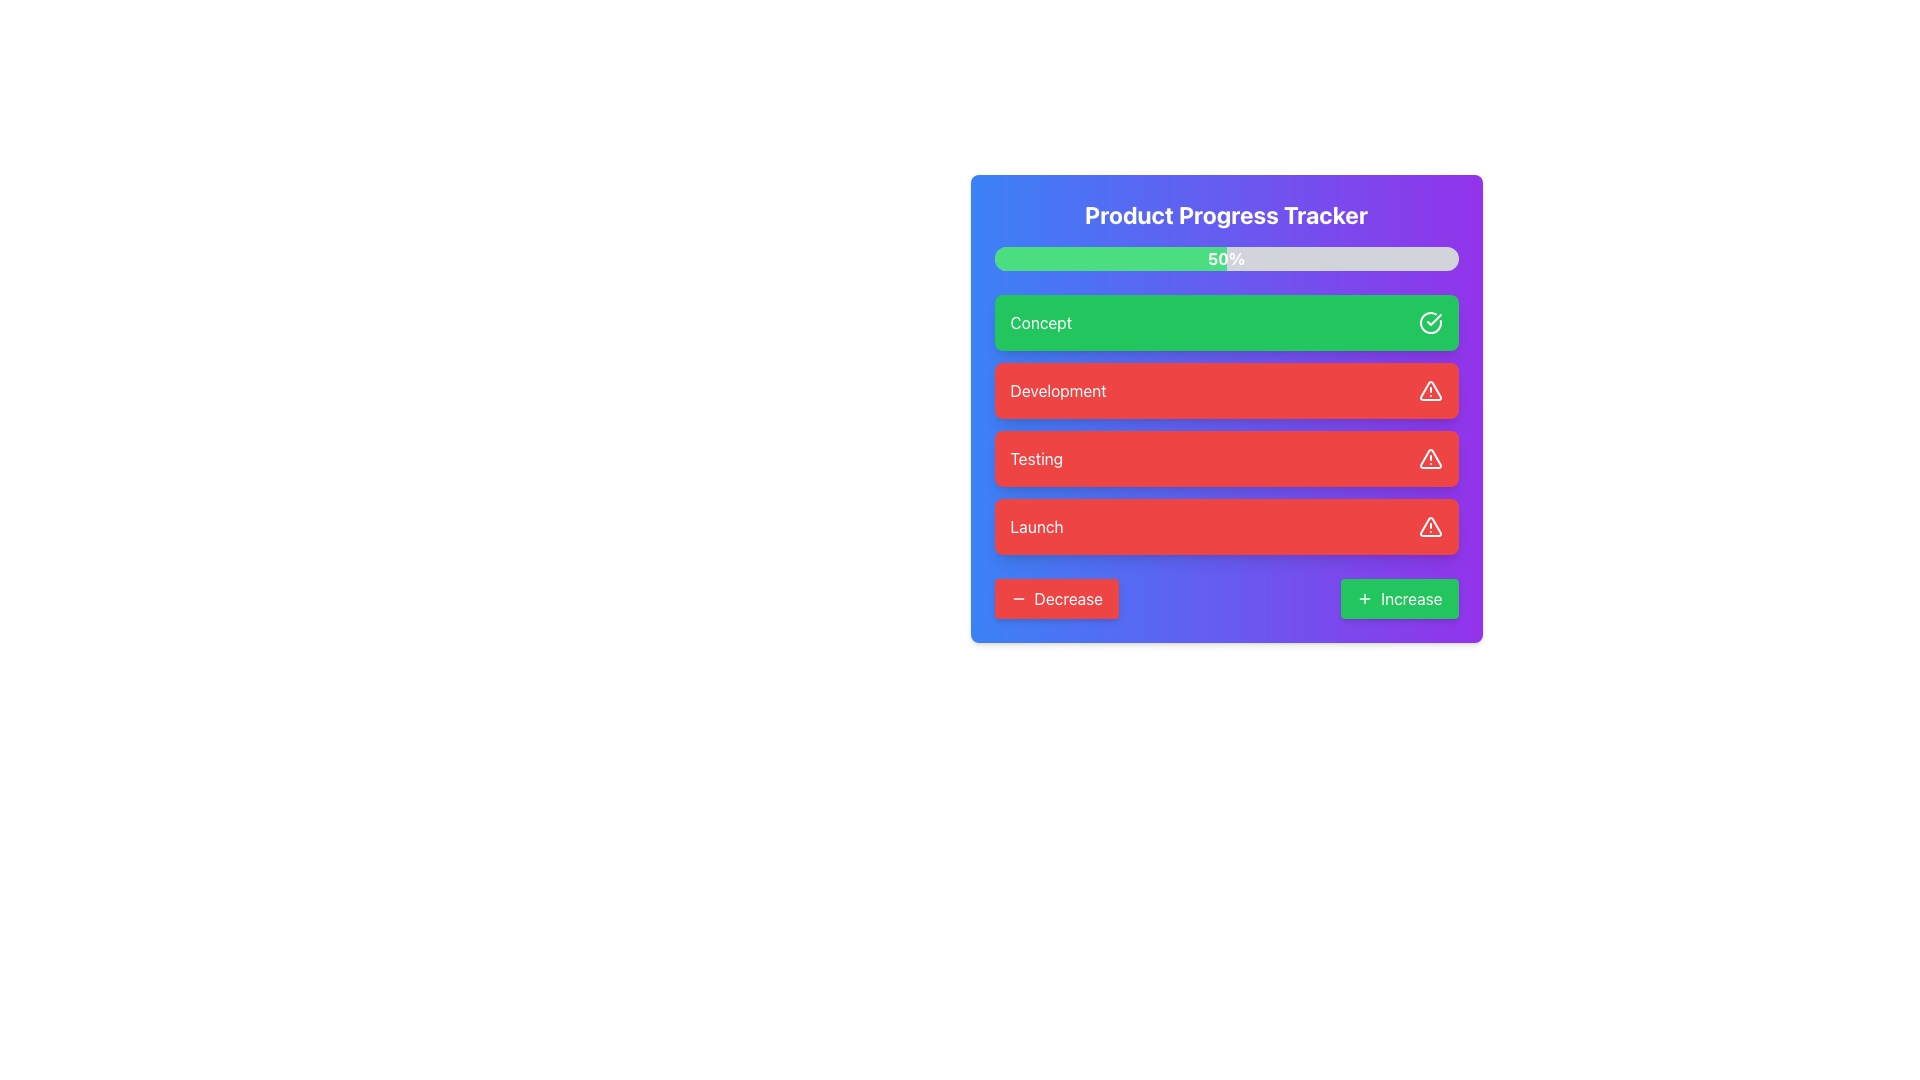  Describe the element at coordinates (1429, 526) in the screenshot. I see `the visual warning icon at the right end of the 'Launch' row` at that location.